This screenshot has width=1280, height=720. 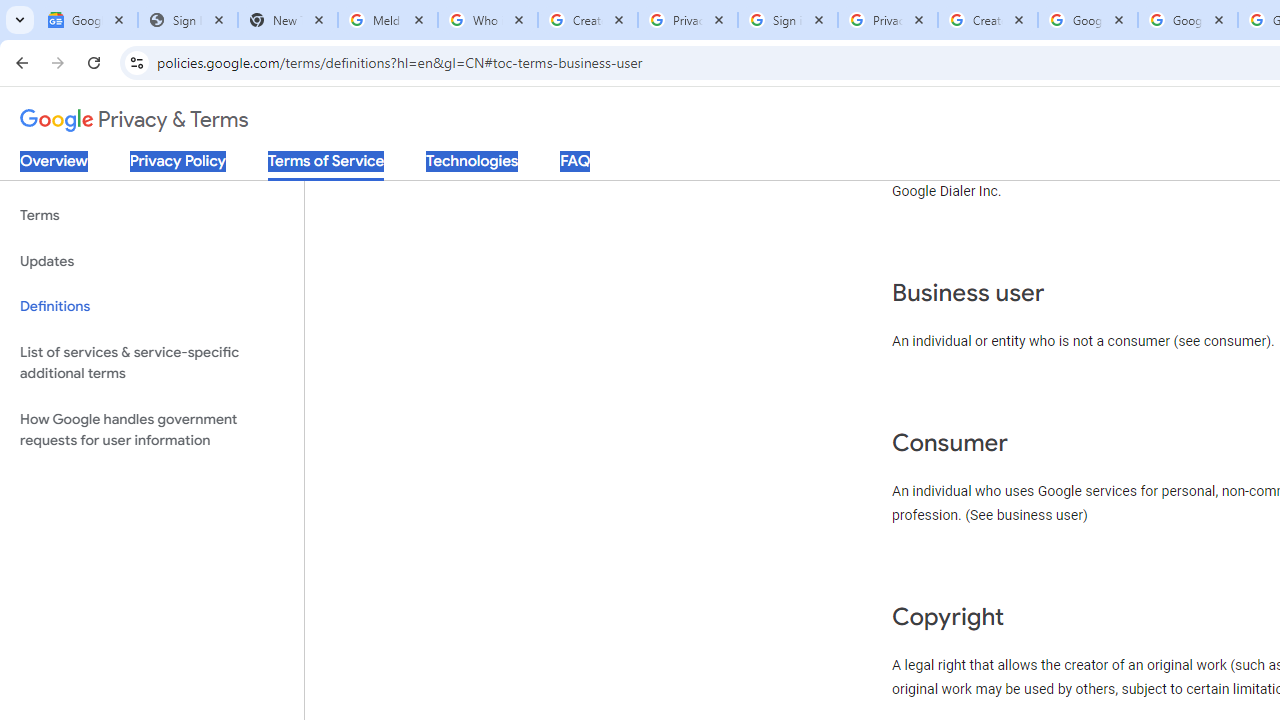 What do you see at coordinates (787, 20) in the screenshot?
I see `'Sign in - Google Accounts'` at bounding box center [787, 20].